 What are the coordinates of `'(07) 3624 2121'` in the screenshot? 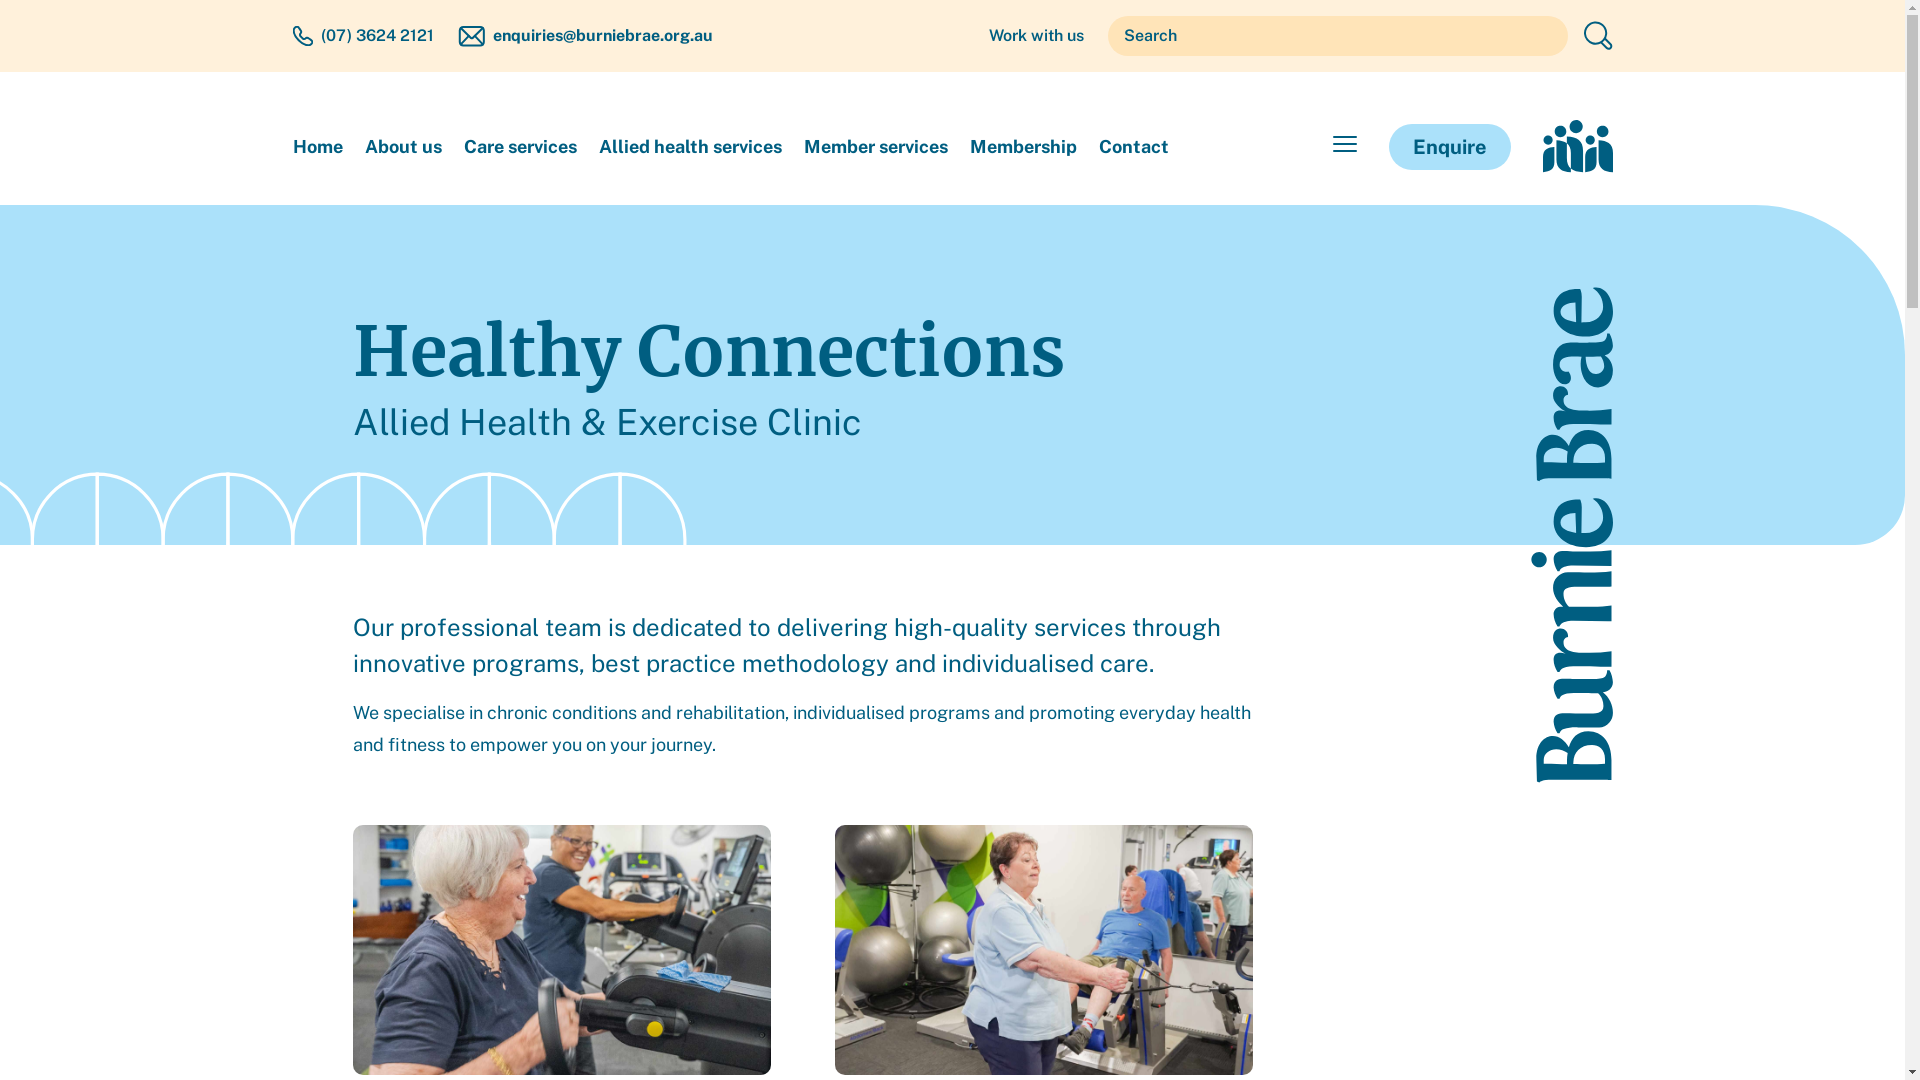 It's located at (376, 35).